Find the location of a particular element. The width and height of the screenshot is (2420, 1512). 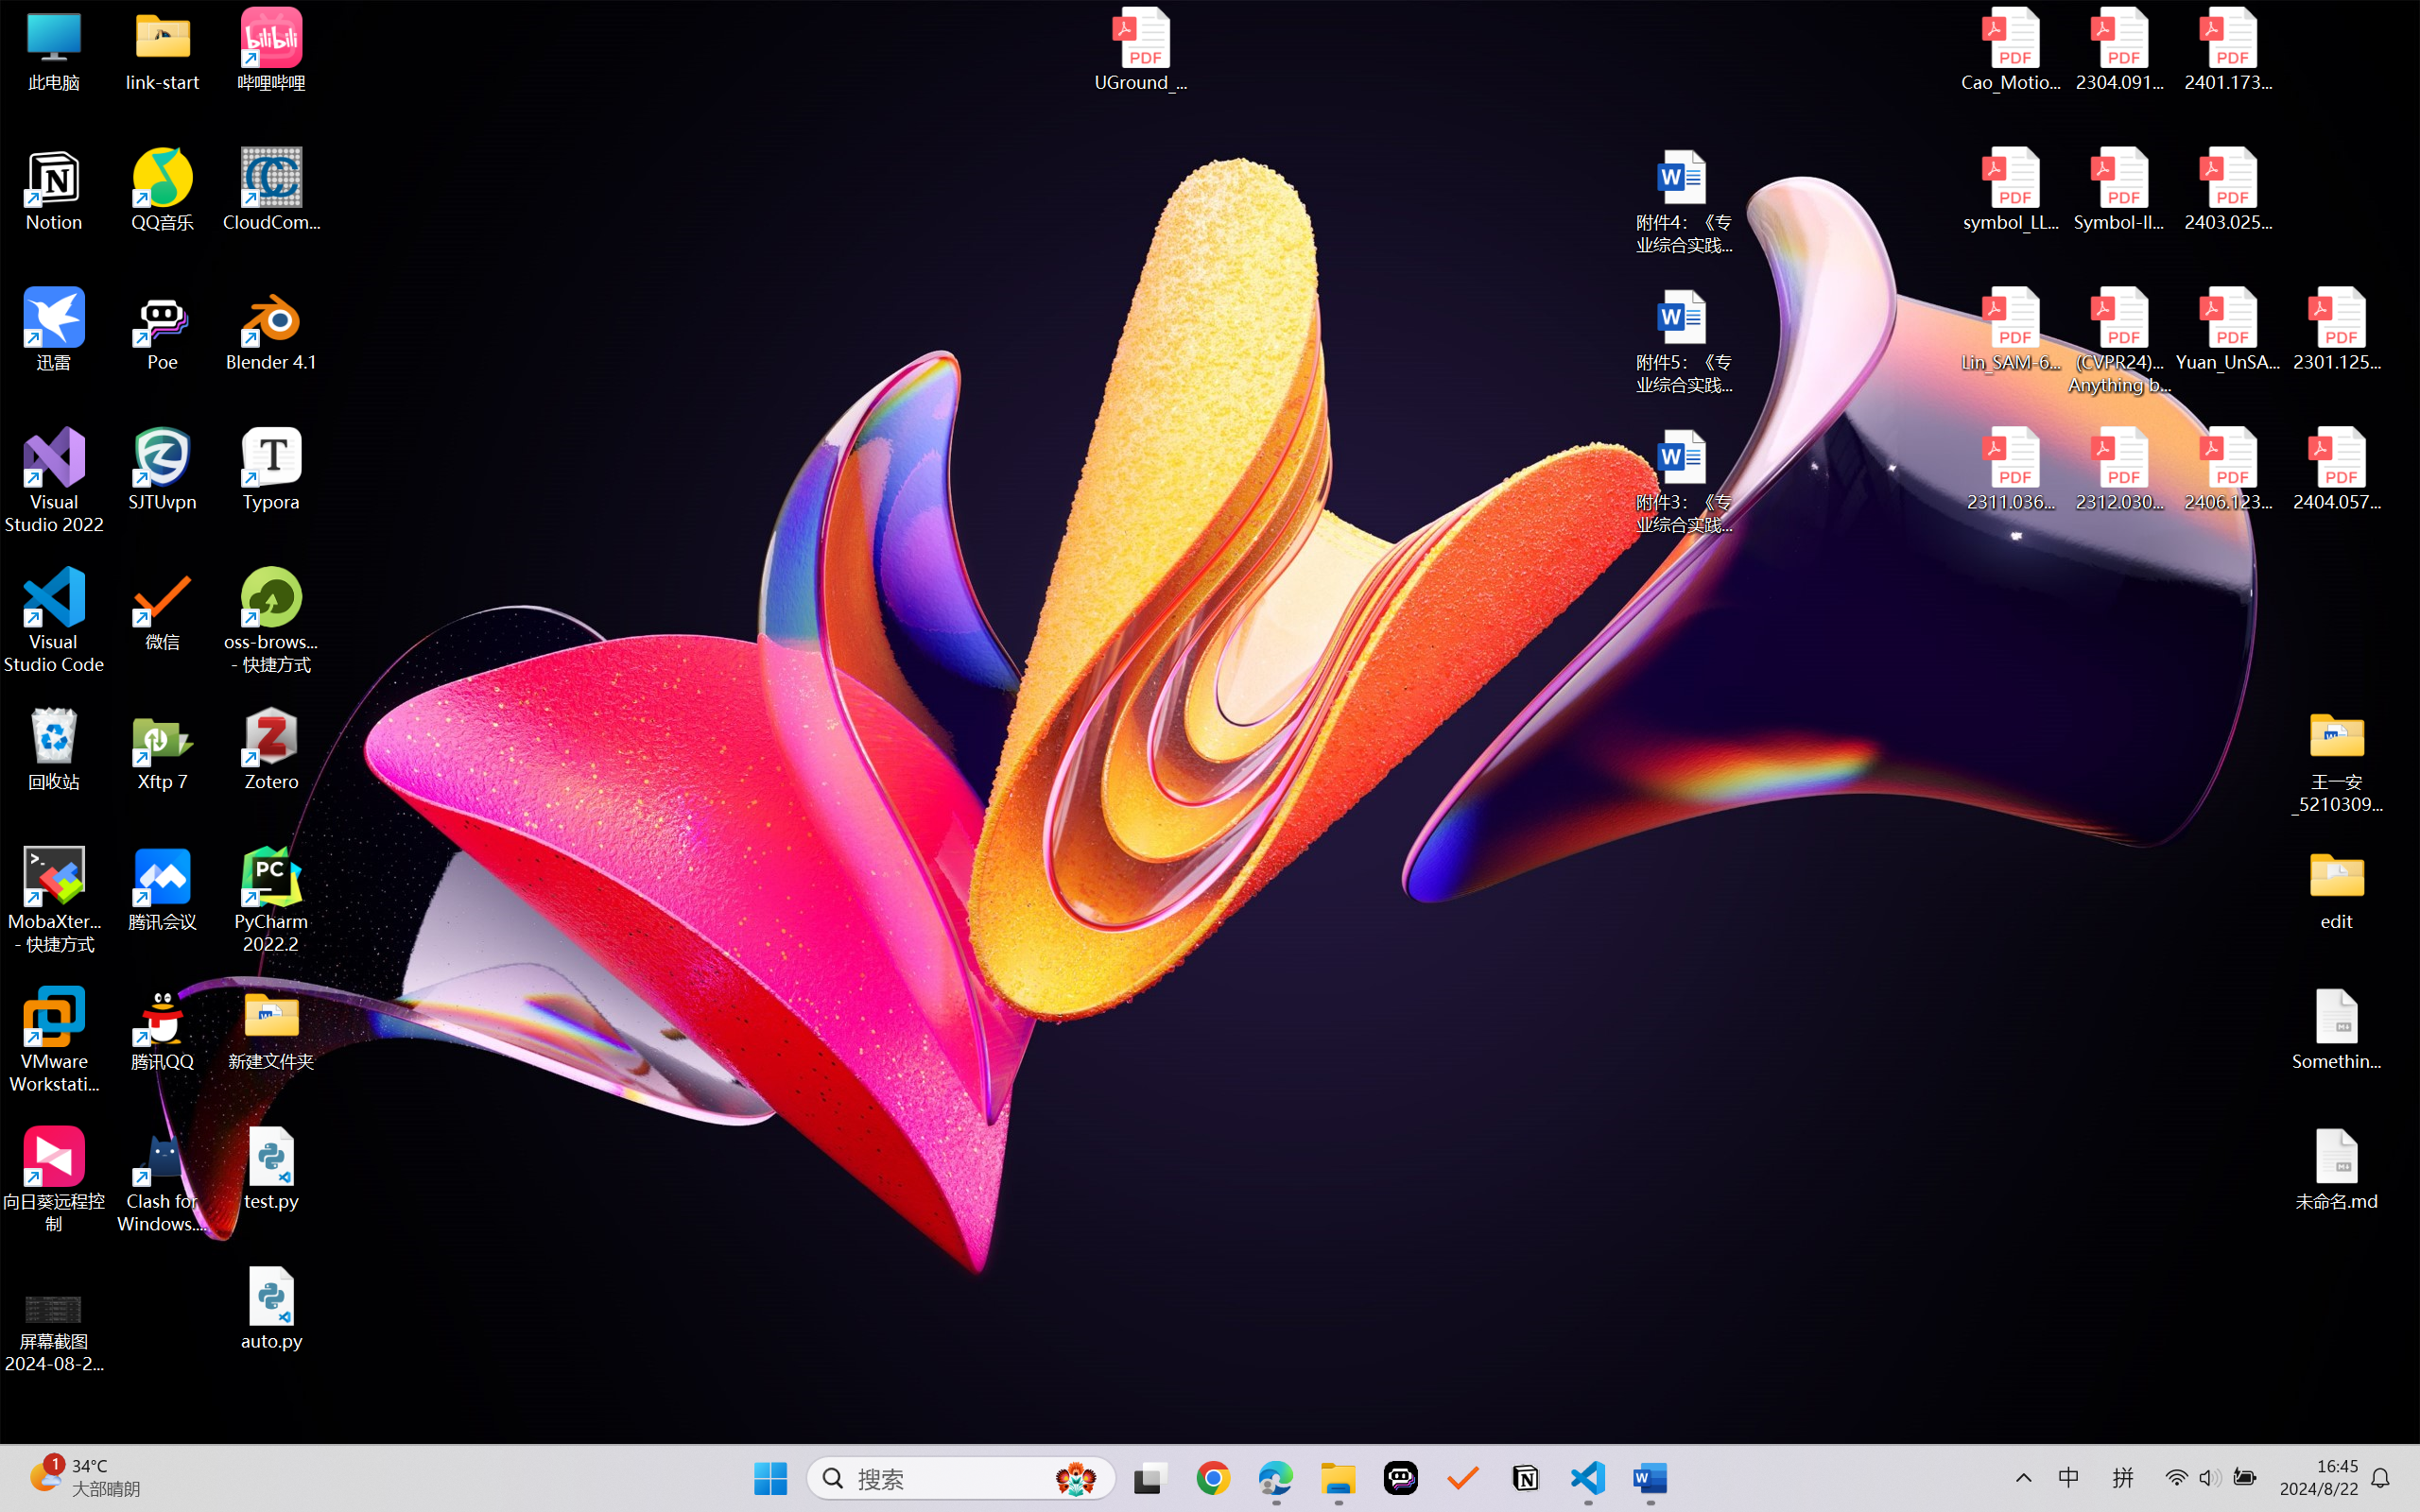

'Something.md' is located at coordinates (2335, 1029).